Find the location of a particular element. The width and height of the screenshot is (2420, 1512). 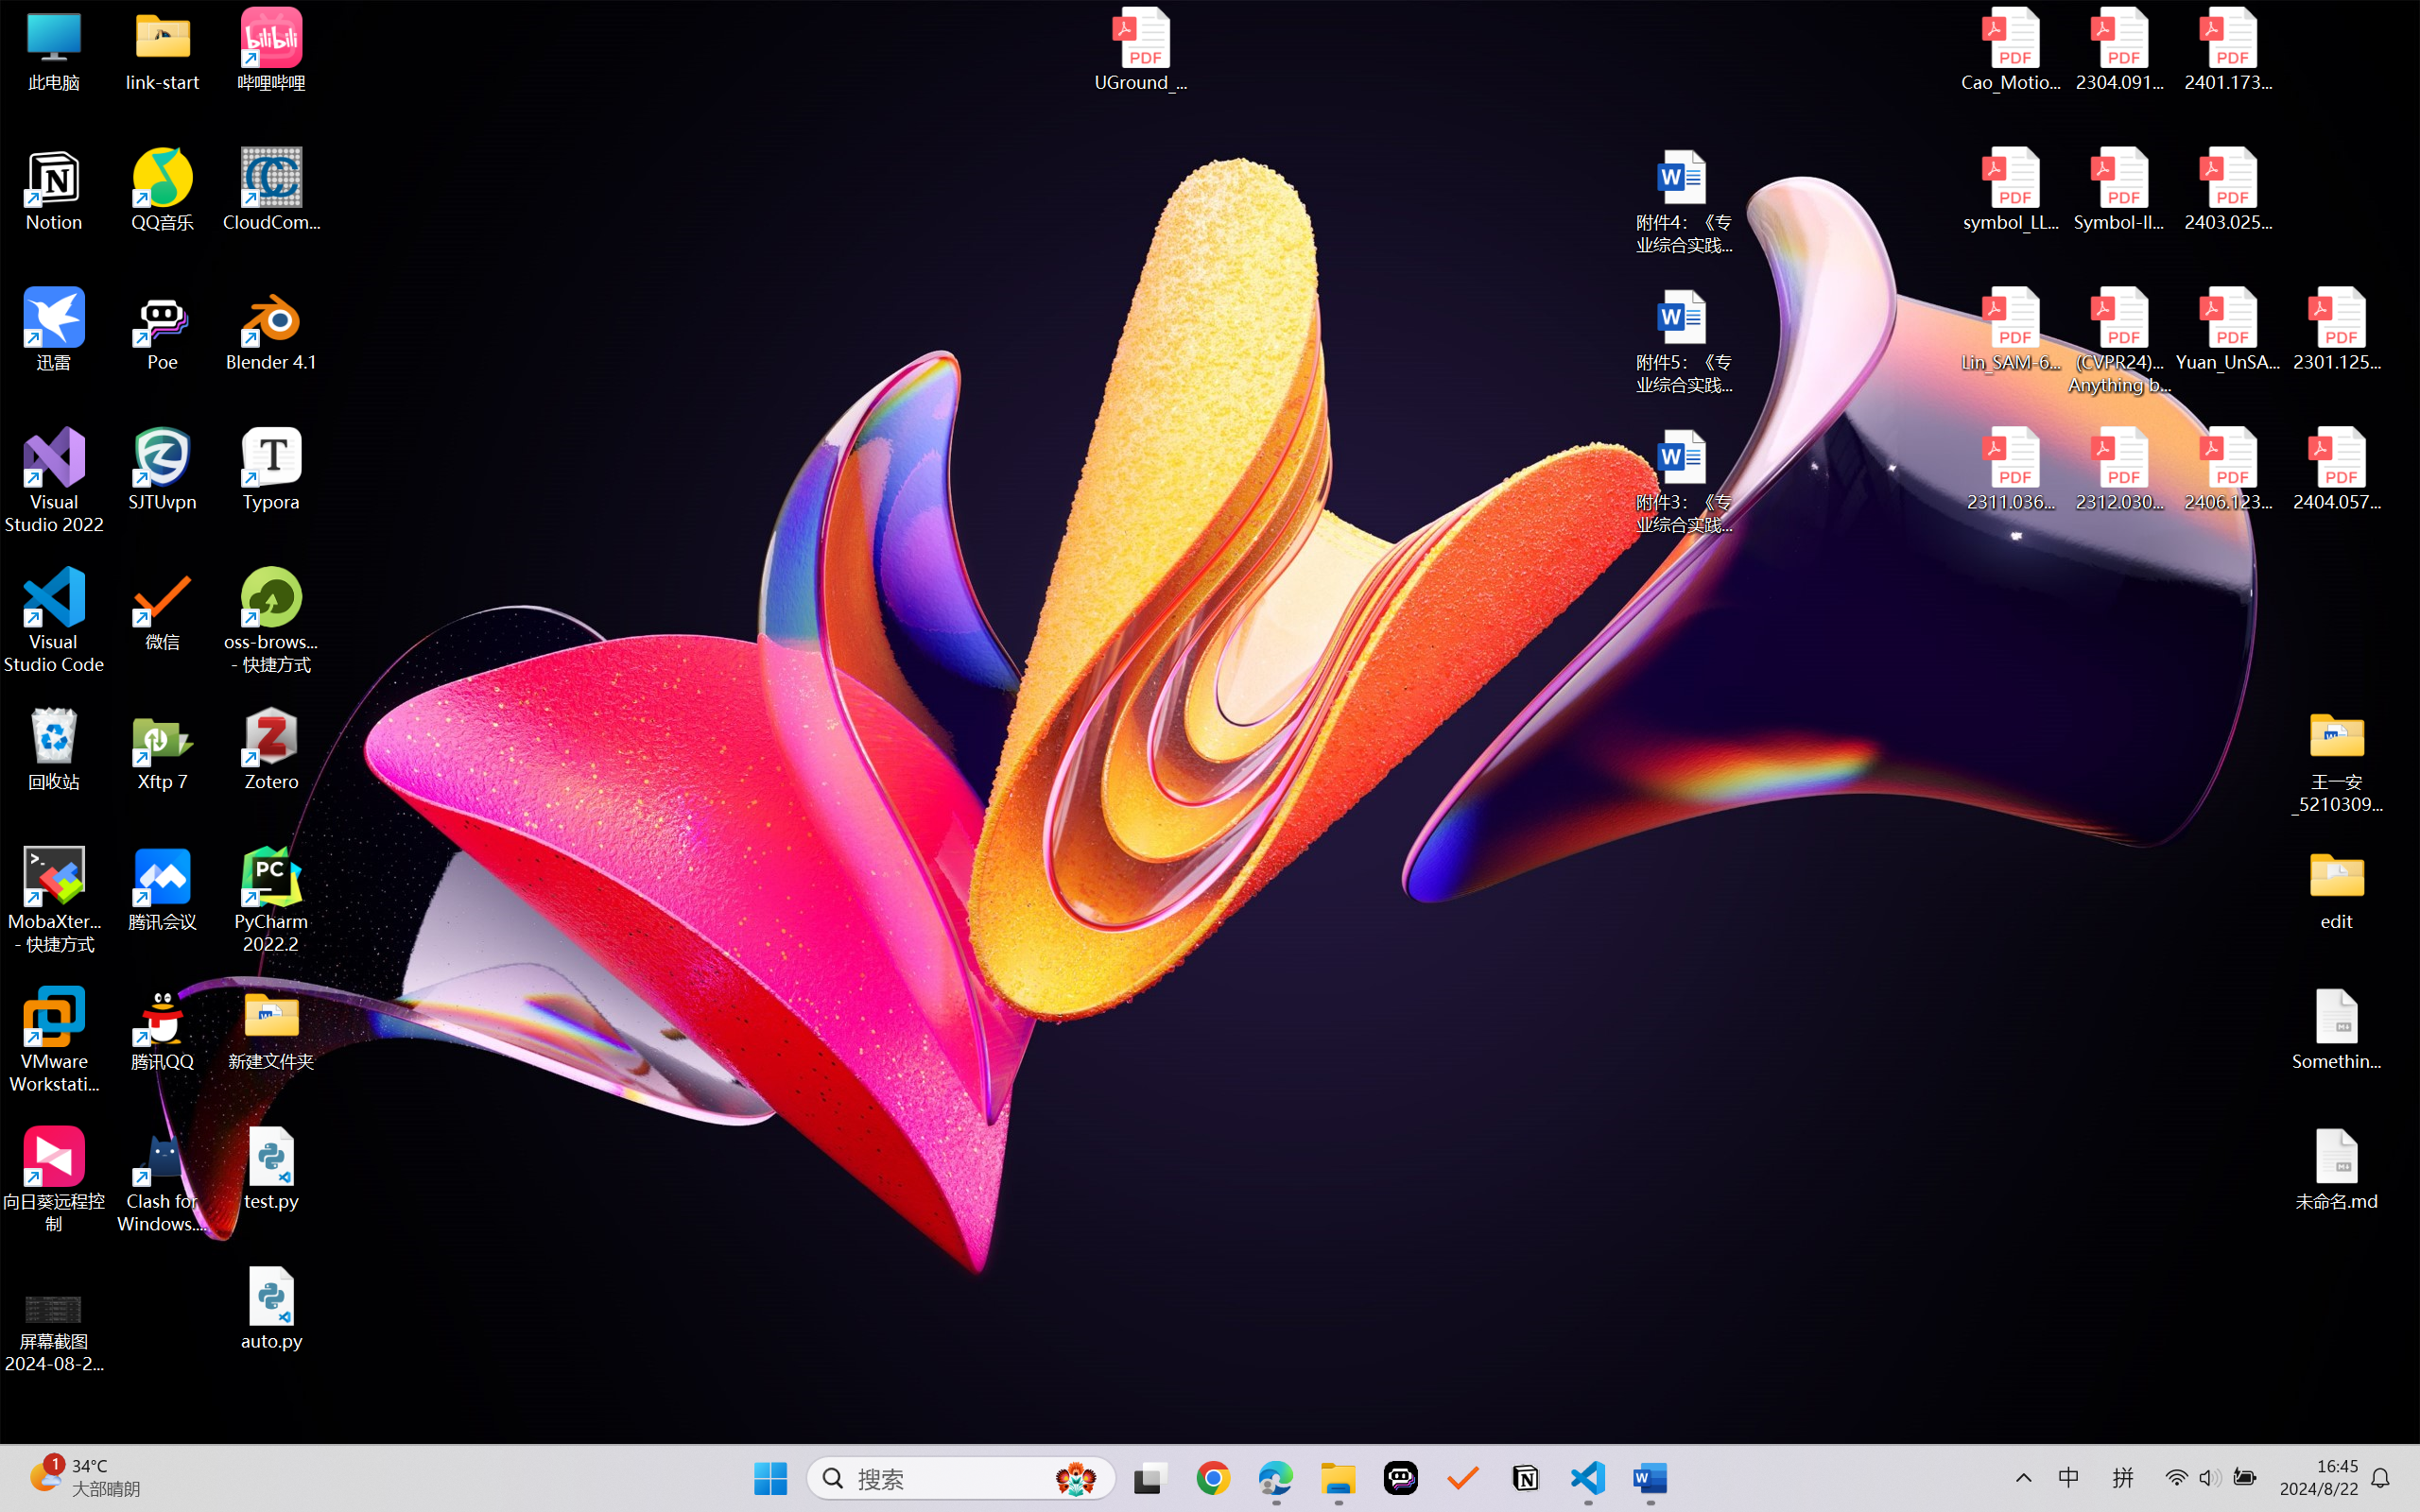

'Something.md' is located at coordinates (2335, 1029).